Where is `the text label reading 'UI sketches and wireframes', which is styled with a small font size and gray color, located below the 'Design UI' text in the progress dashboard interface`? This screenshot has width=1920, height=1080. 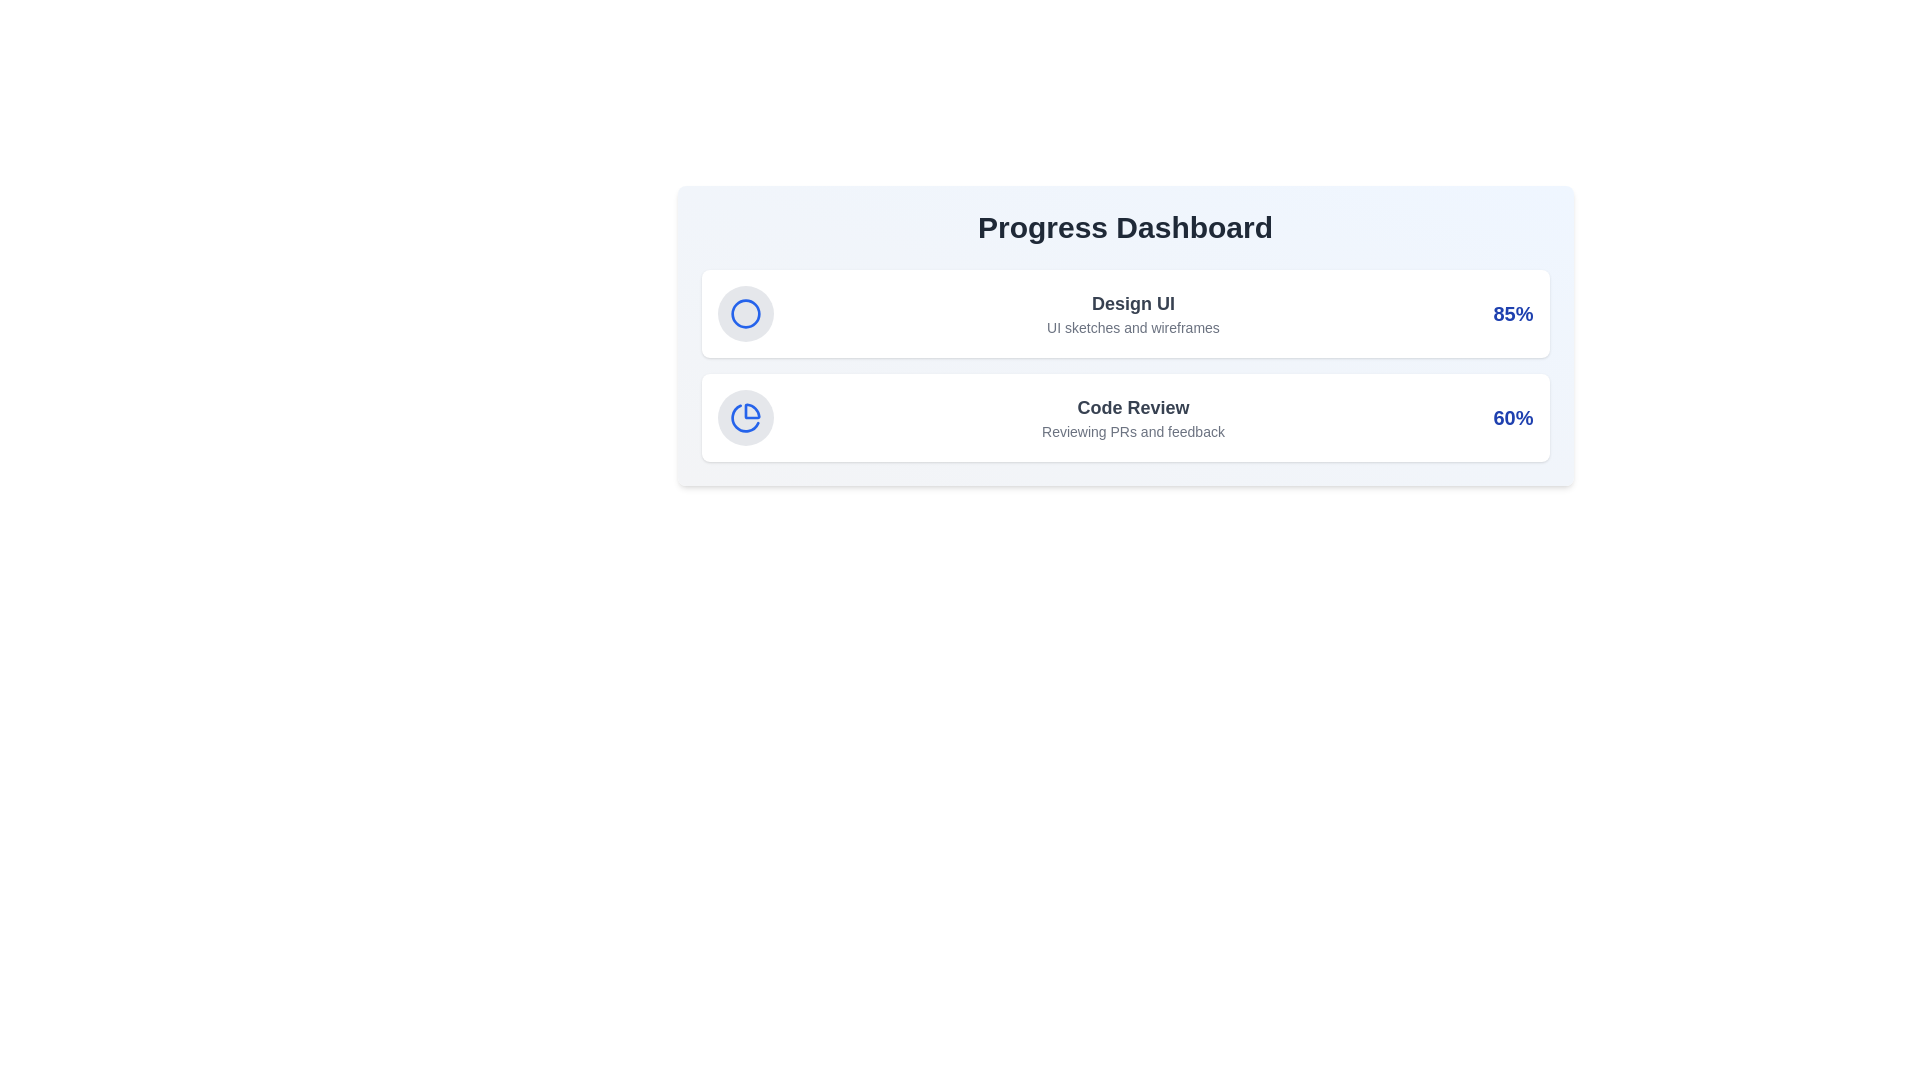
the text label reading 'UI sketches and wireframes', which is styled with a small font size and gray color, located below the 'Design UI' text in the progress dashboard interface is located at coordinates (1133, 326).